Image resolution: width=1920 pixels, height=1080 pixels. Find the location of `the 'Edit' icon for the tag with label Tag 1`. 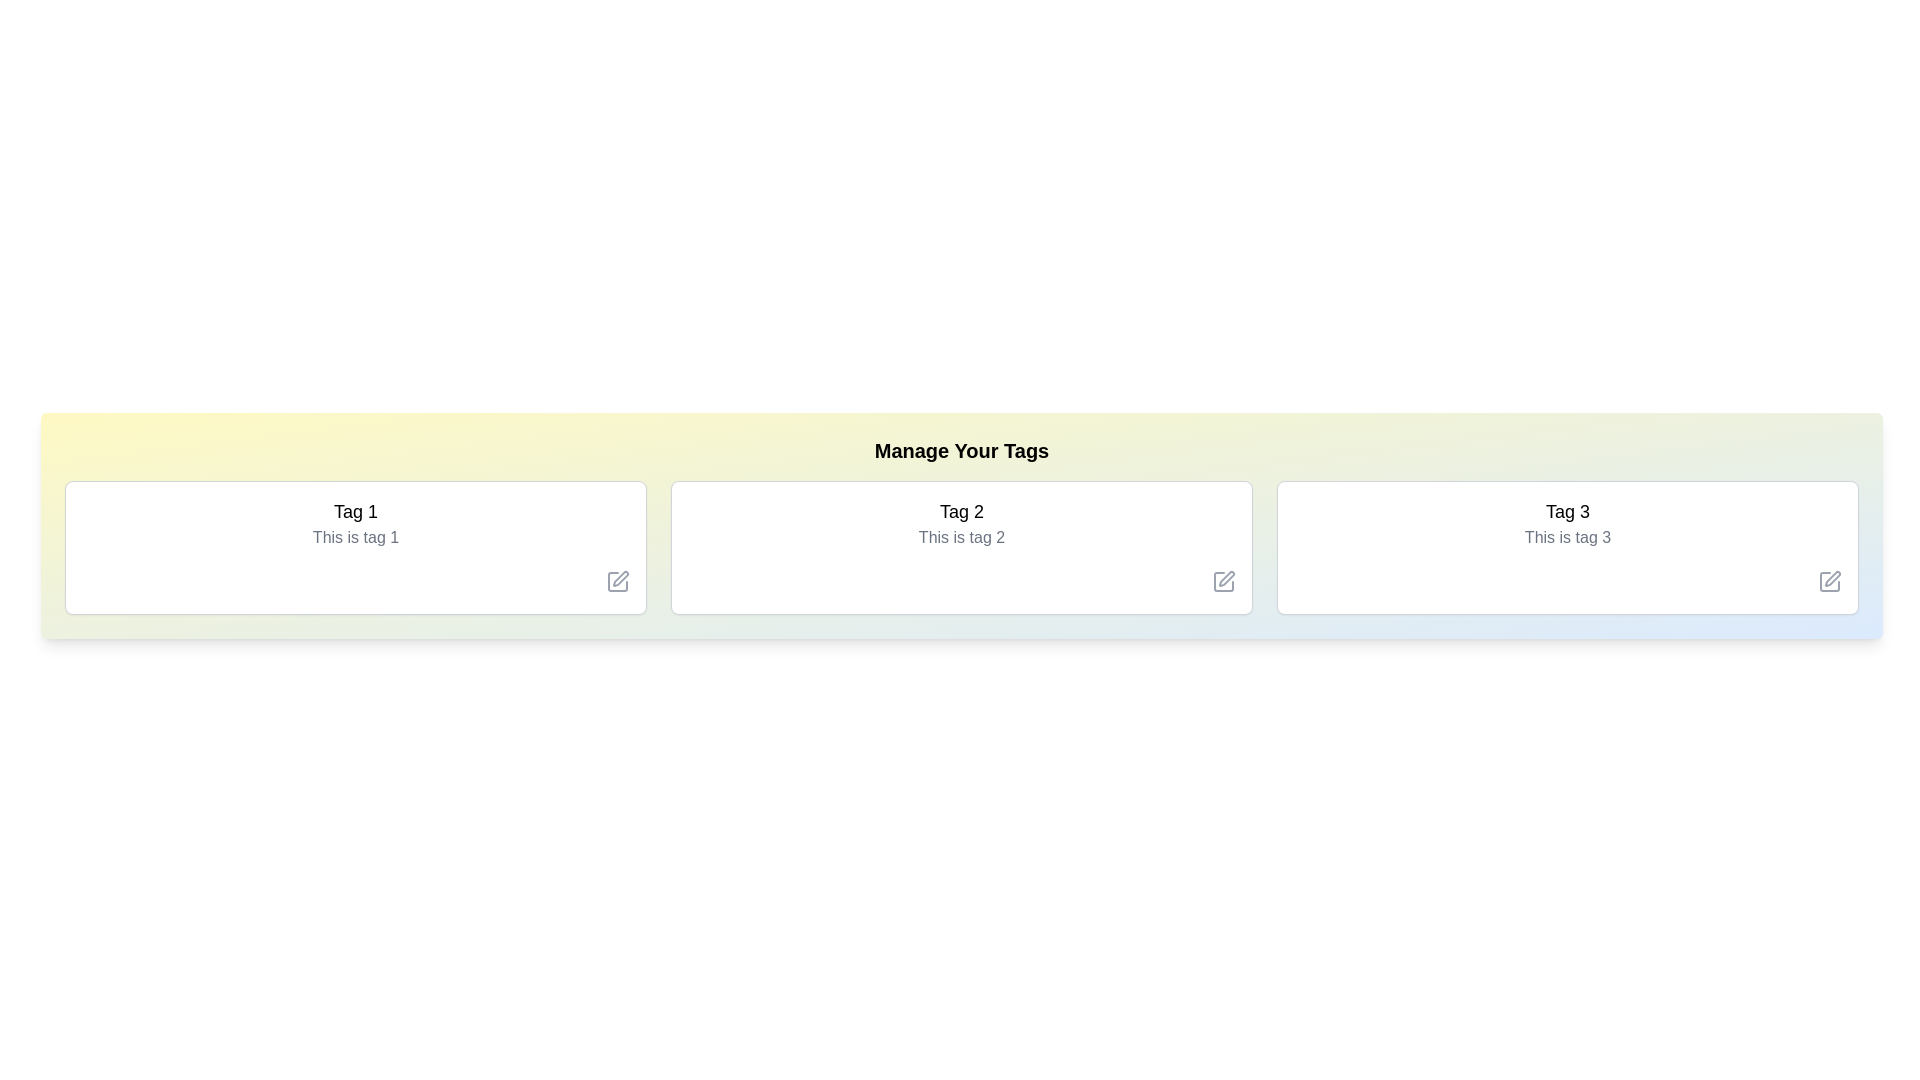

the 'Edit' icon for the tag with label Tag 1 is located at coordinates (617, 582).